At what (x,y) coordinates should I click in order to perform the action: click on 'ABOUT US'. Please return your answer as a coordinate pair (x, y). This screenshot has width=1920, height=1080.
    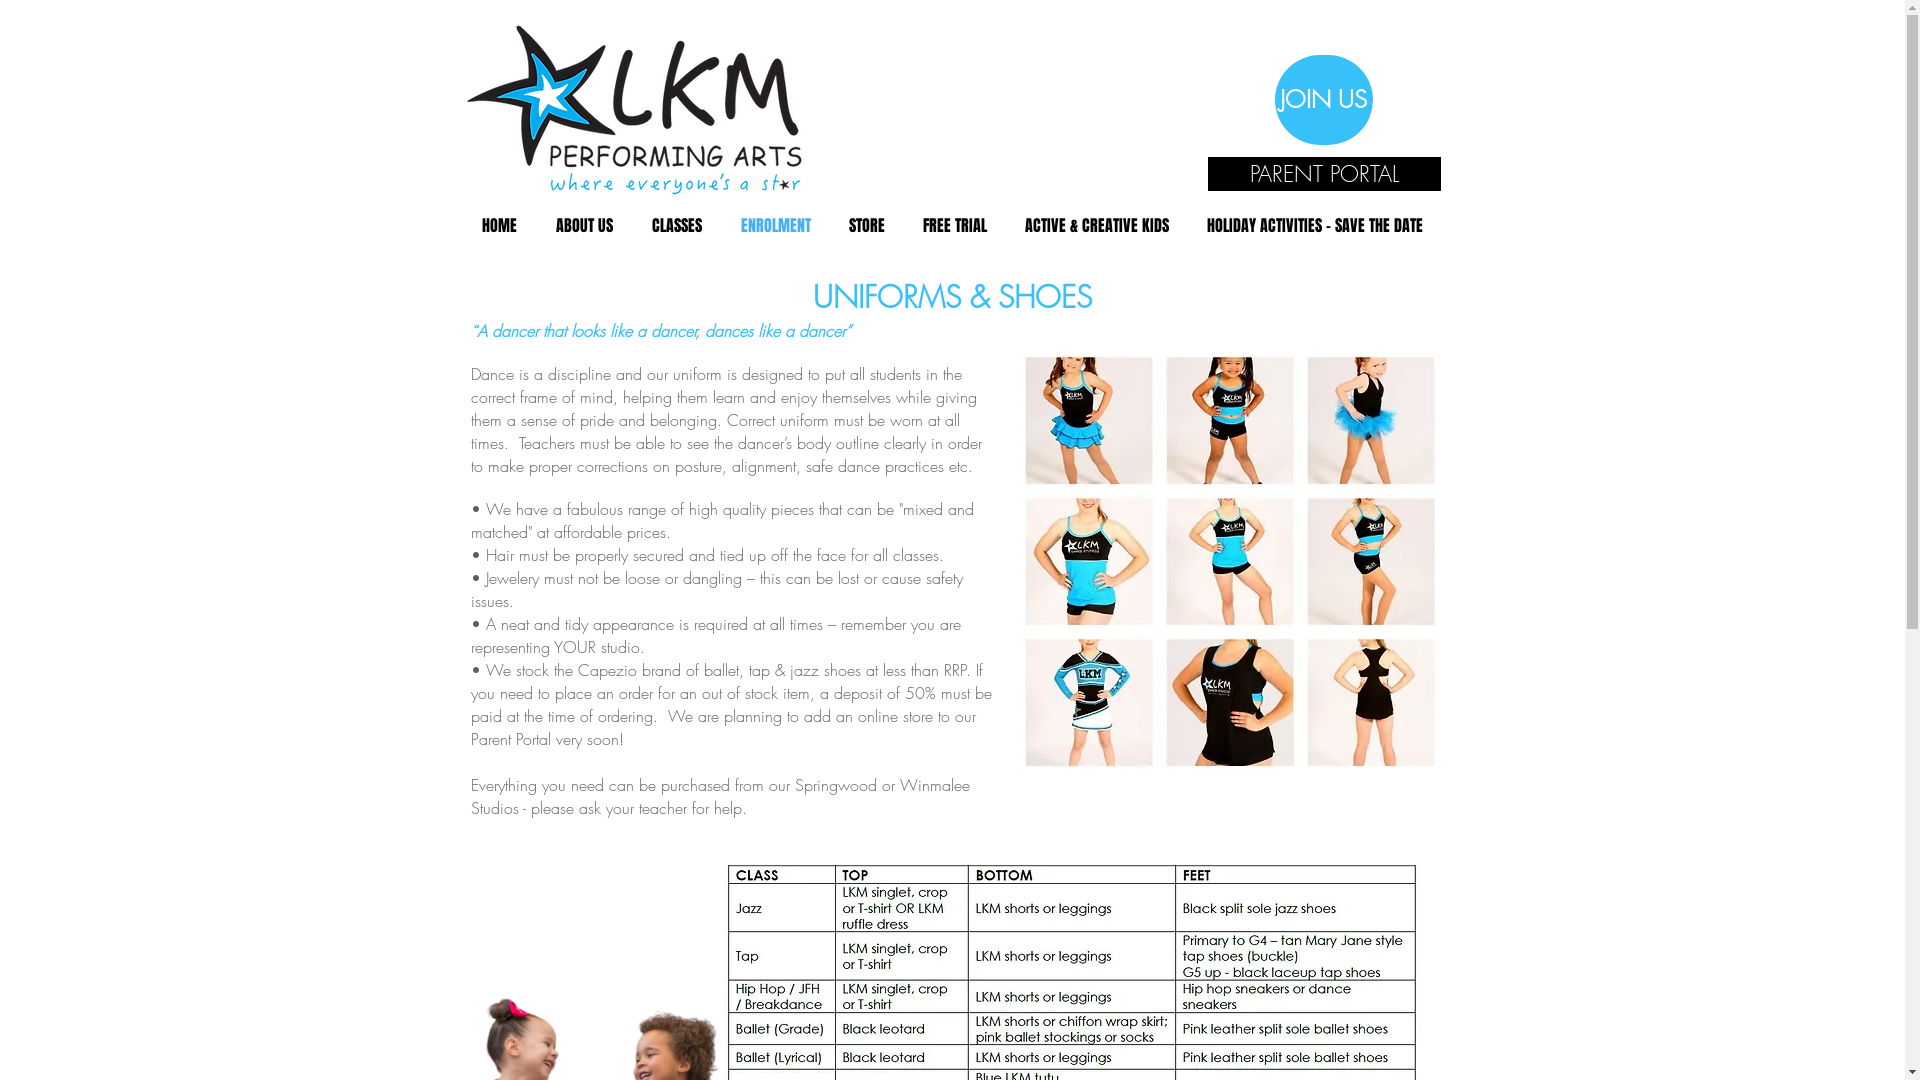
    Looking at the image, I should click on (583, 225).